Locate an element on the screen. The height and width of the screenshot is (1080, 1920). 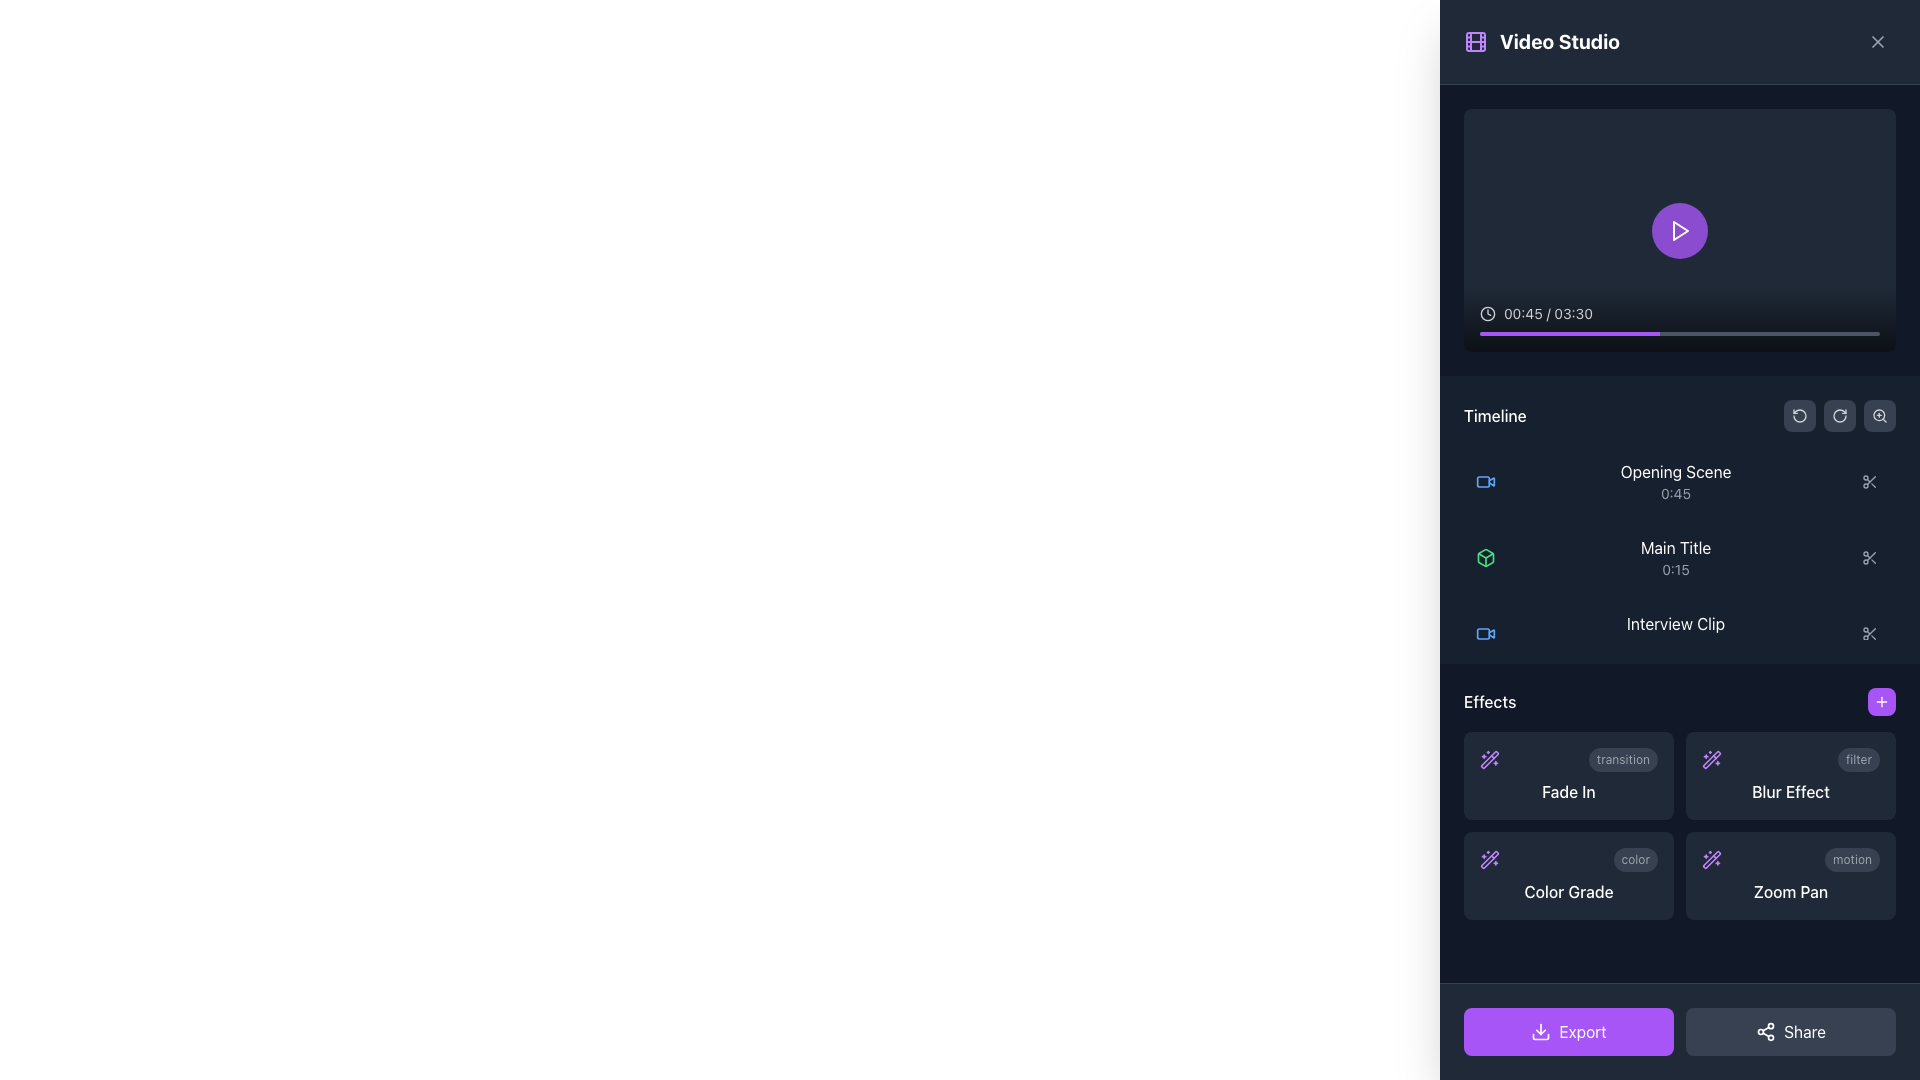
the duration text displaying '00:45 / 03:30', which is styled in small gray text and located near the bottom of the video preview area, next to the clock icon and above the progress bar is located at coordinates (1547, 313).